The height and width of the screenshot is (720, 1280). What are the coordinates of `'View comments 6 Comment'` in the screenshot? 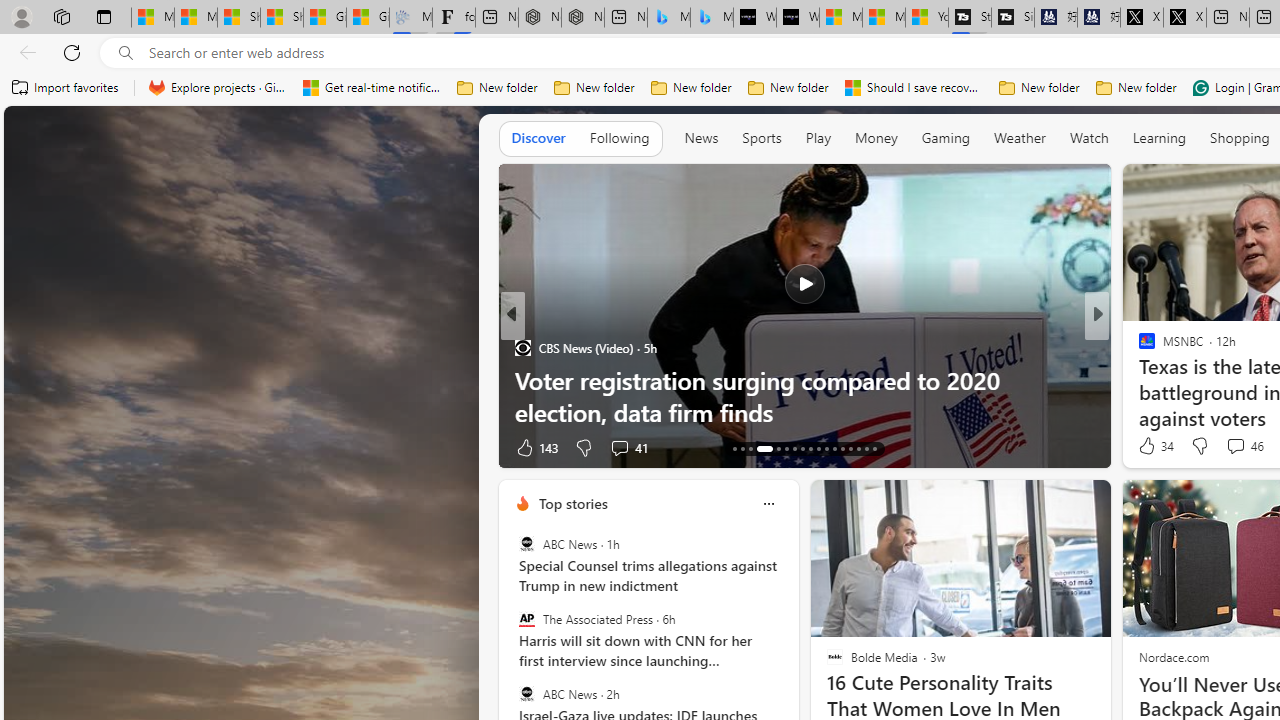 It's located at (1234, 446).